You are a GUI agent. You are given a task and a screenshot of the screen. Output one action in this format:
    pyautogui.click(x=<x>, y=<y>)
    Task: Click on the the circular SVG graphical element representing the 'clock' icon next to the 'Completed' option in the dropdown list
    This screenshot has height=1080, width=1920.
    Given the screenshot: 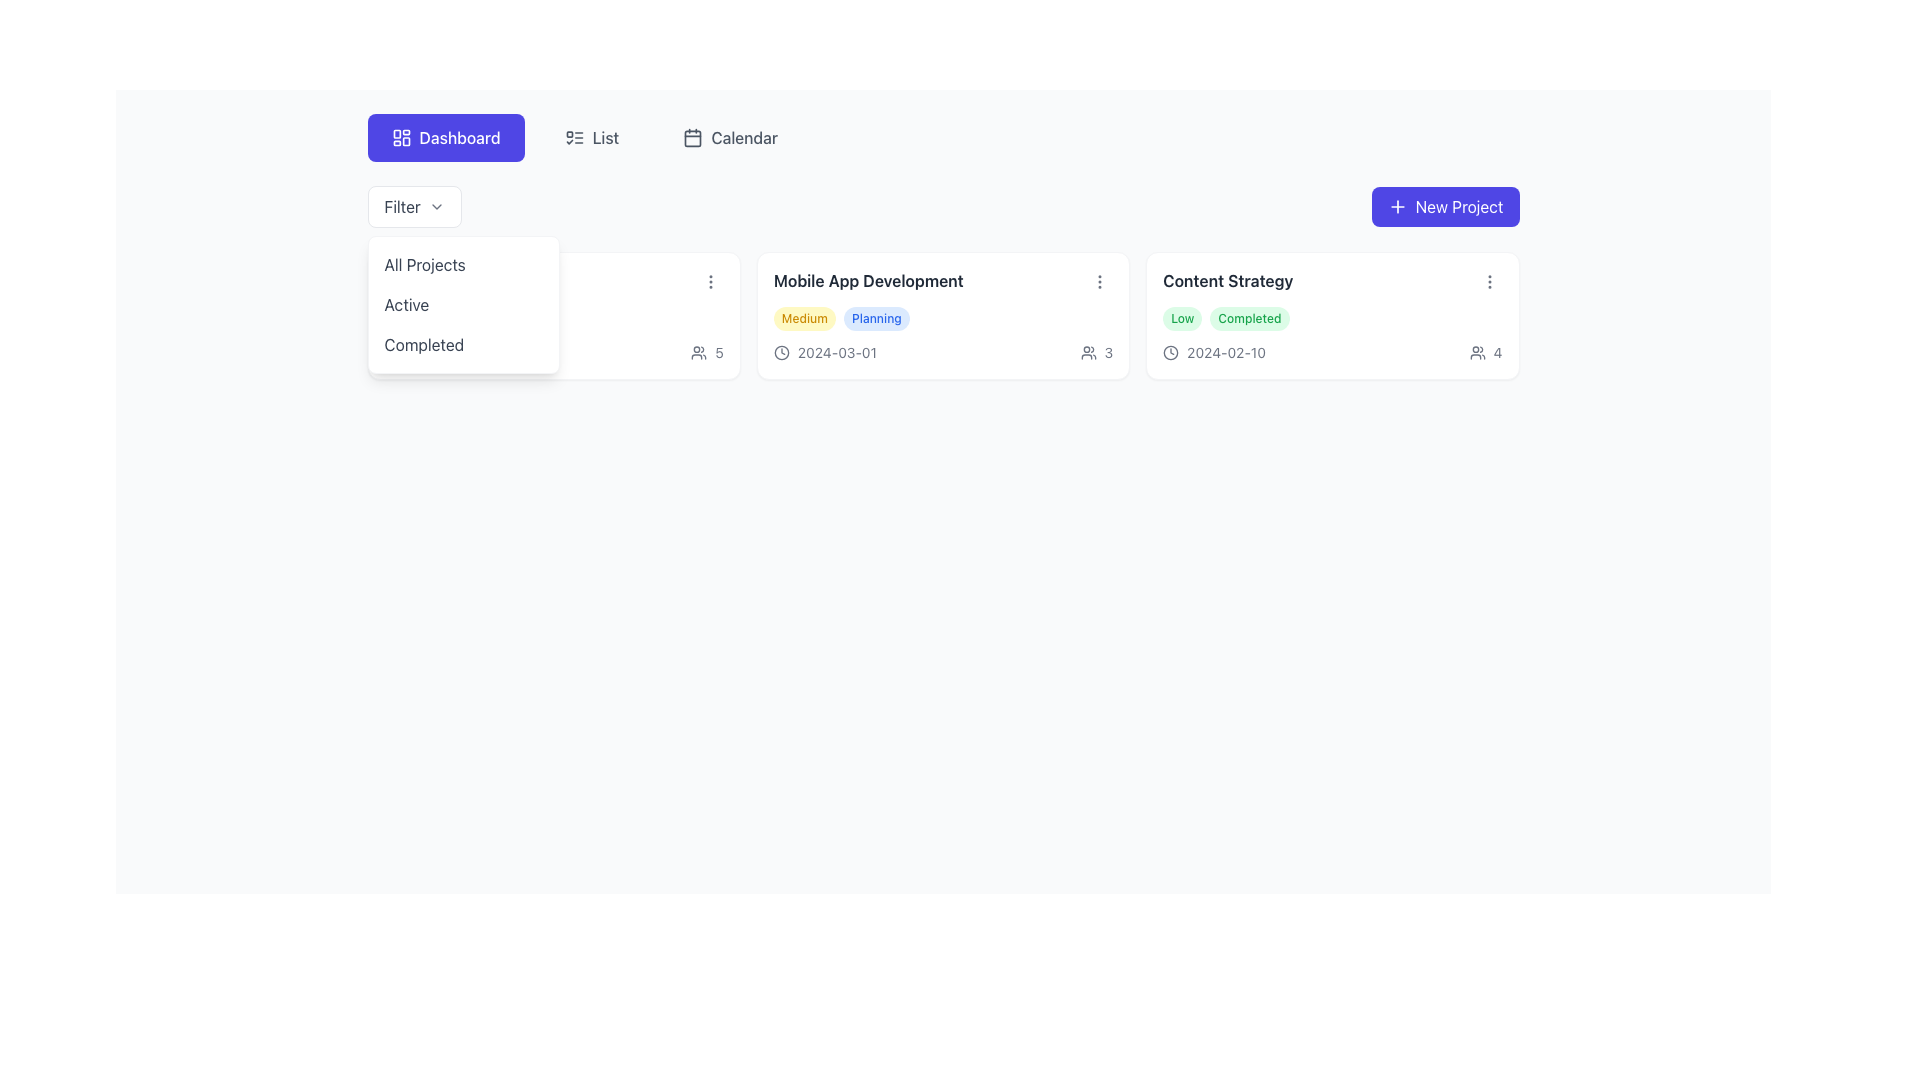 What is the action you would take?
    pyautogui.click(x=392, y=352)
    